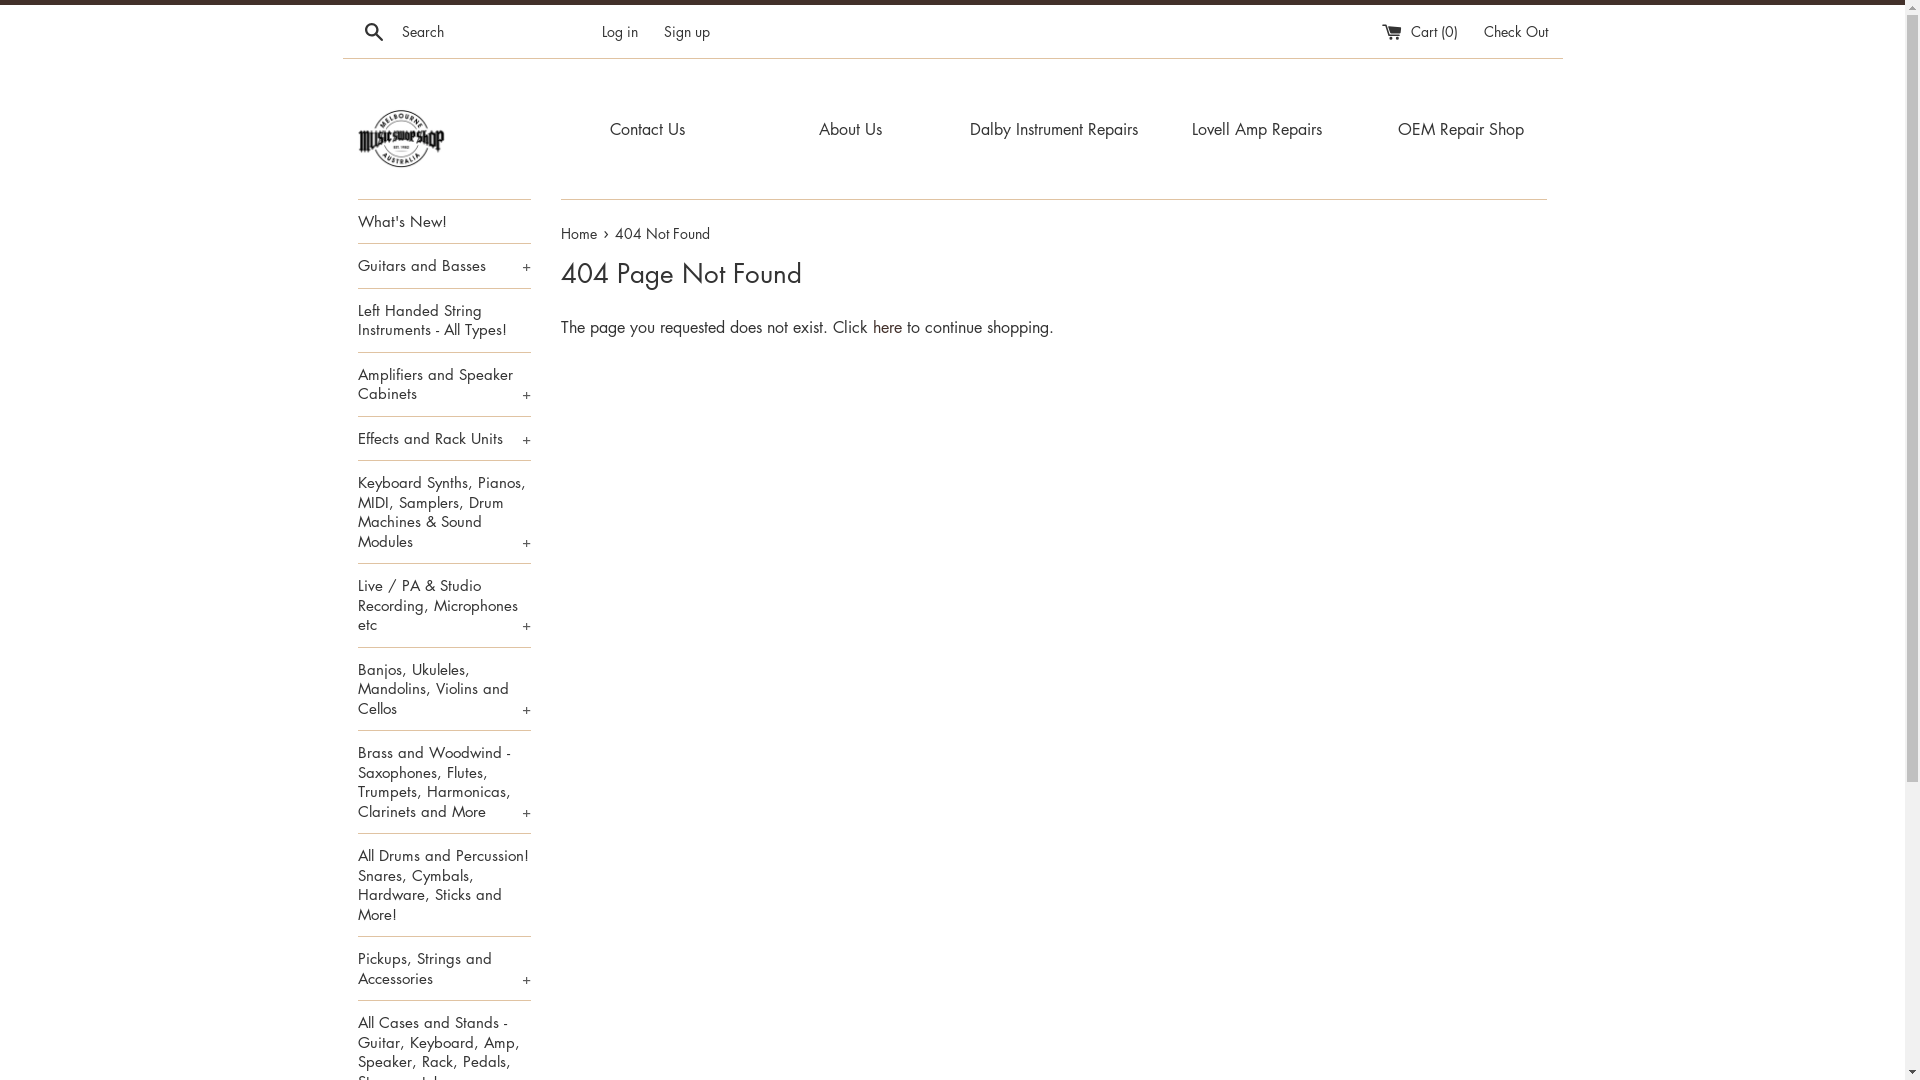  What do you see at coordinates (358, 265) in the screenshot?
I see `'Guitars and Basses` at bounding box center [358, 265].